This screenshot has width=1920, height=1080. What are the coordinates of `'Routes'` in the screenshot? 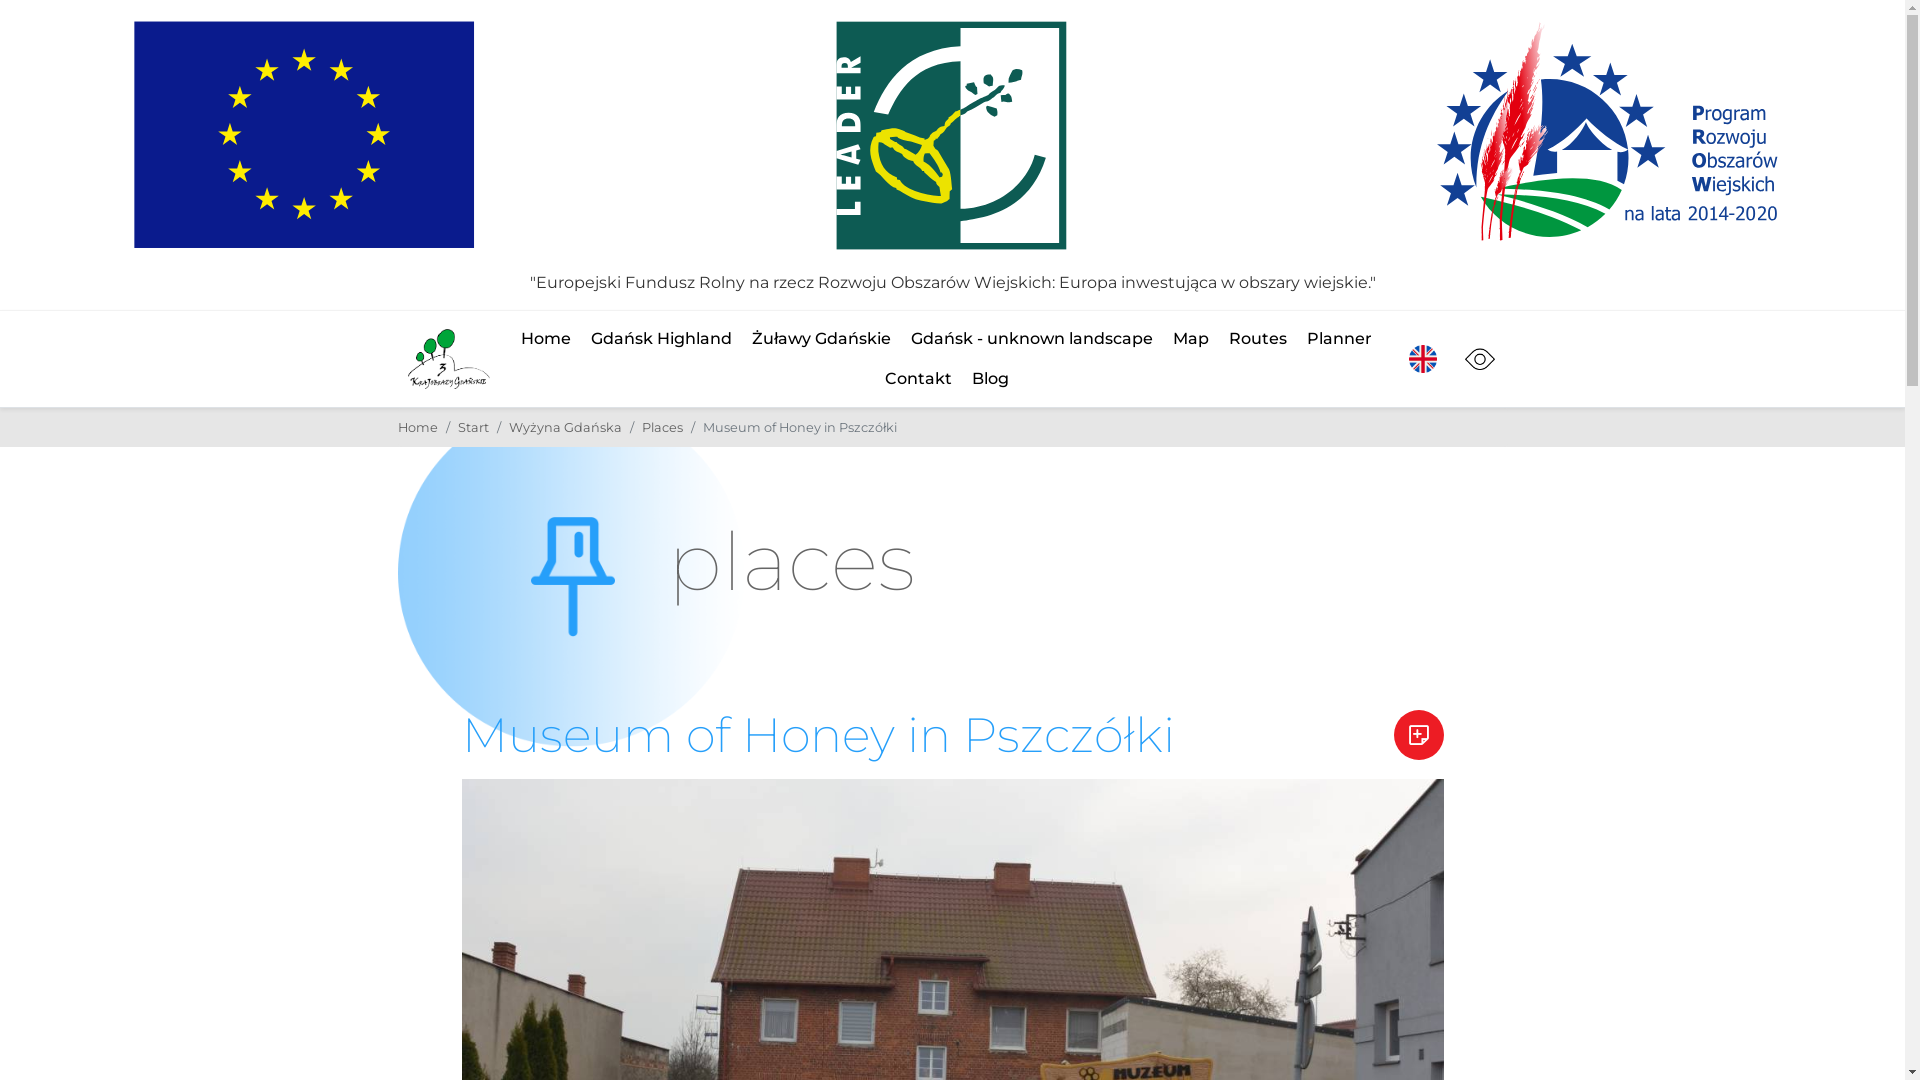 It's located at (1227, 338).